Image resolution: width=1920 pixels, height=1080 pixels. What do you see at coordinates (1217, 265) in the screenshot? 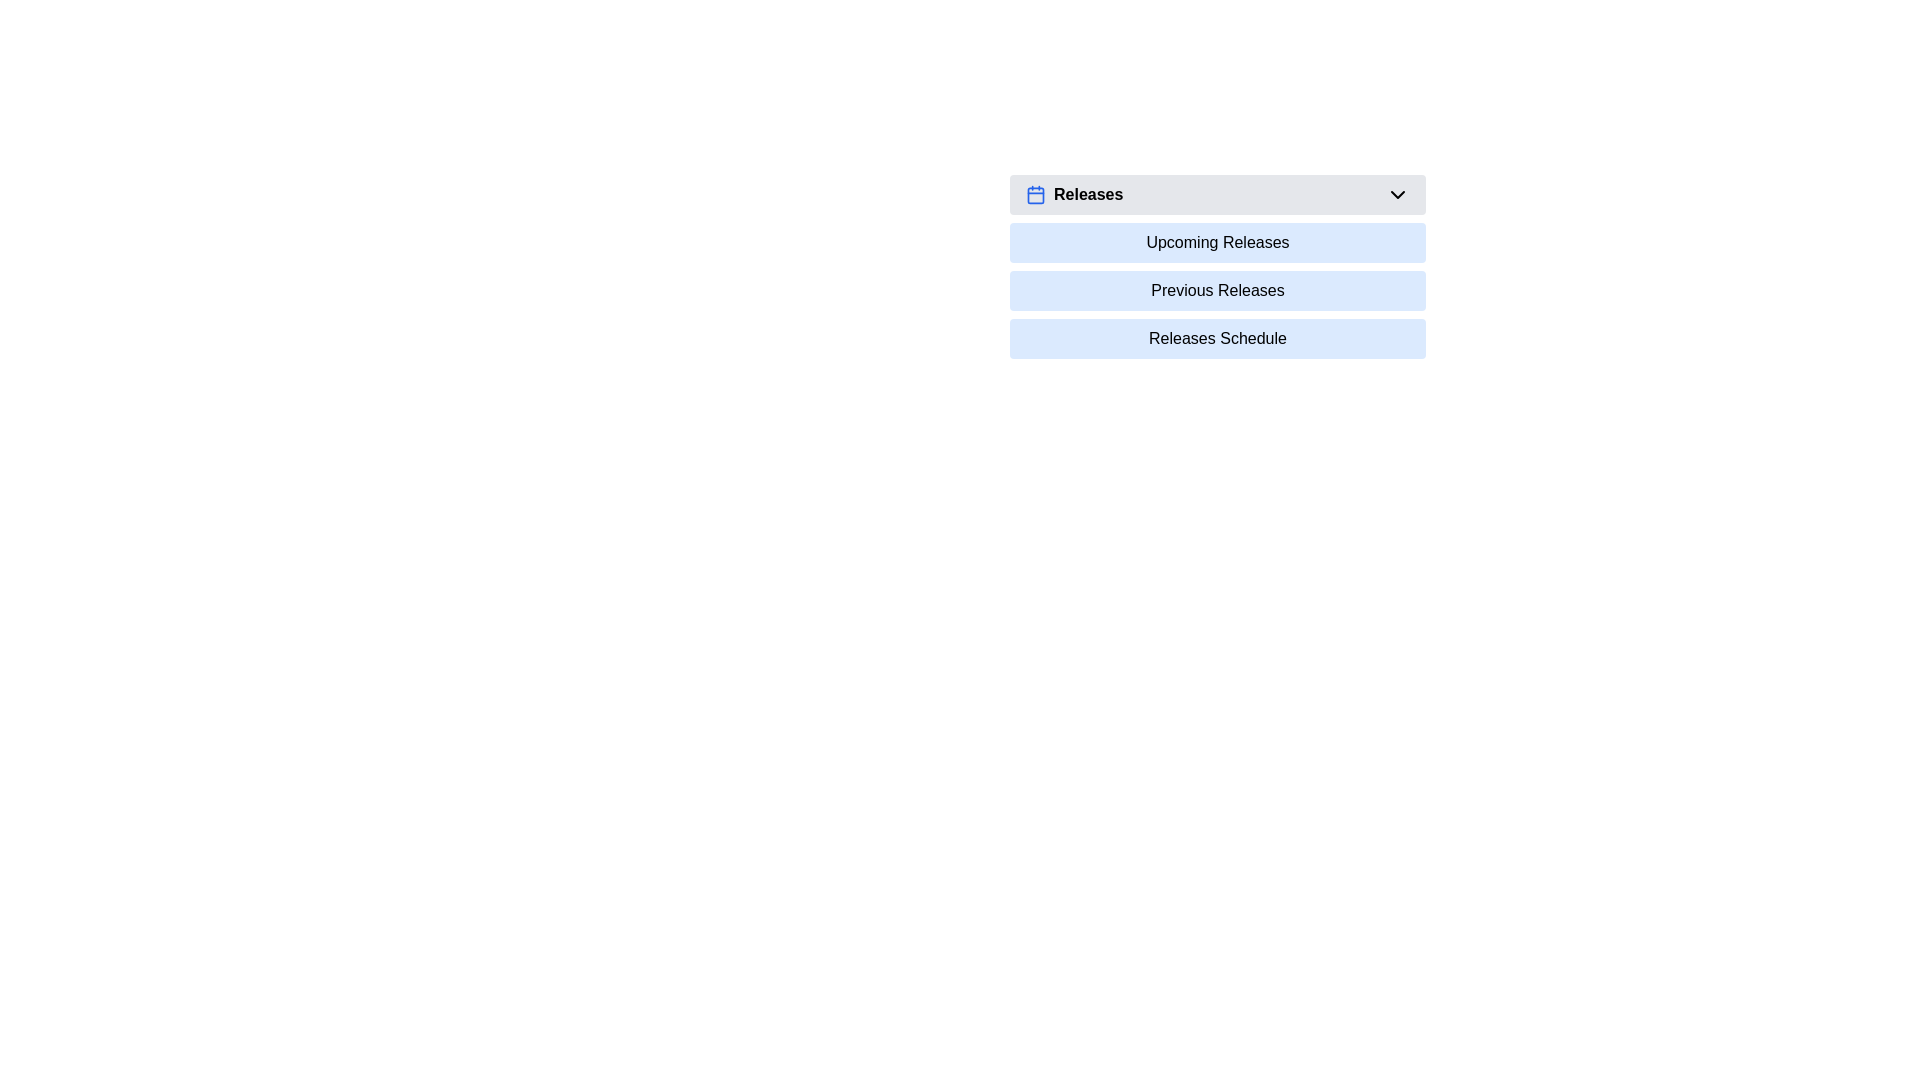
I see `the 'Previous Releases' item in the 'Releases' dropdown menu` at bounding box center [1217, 265].